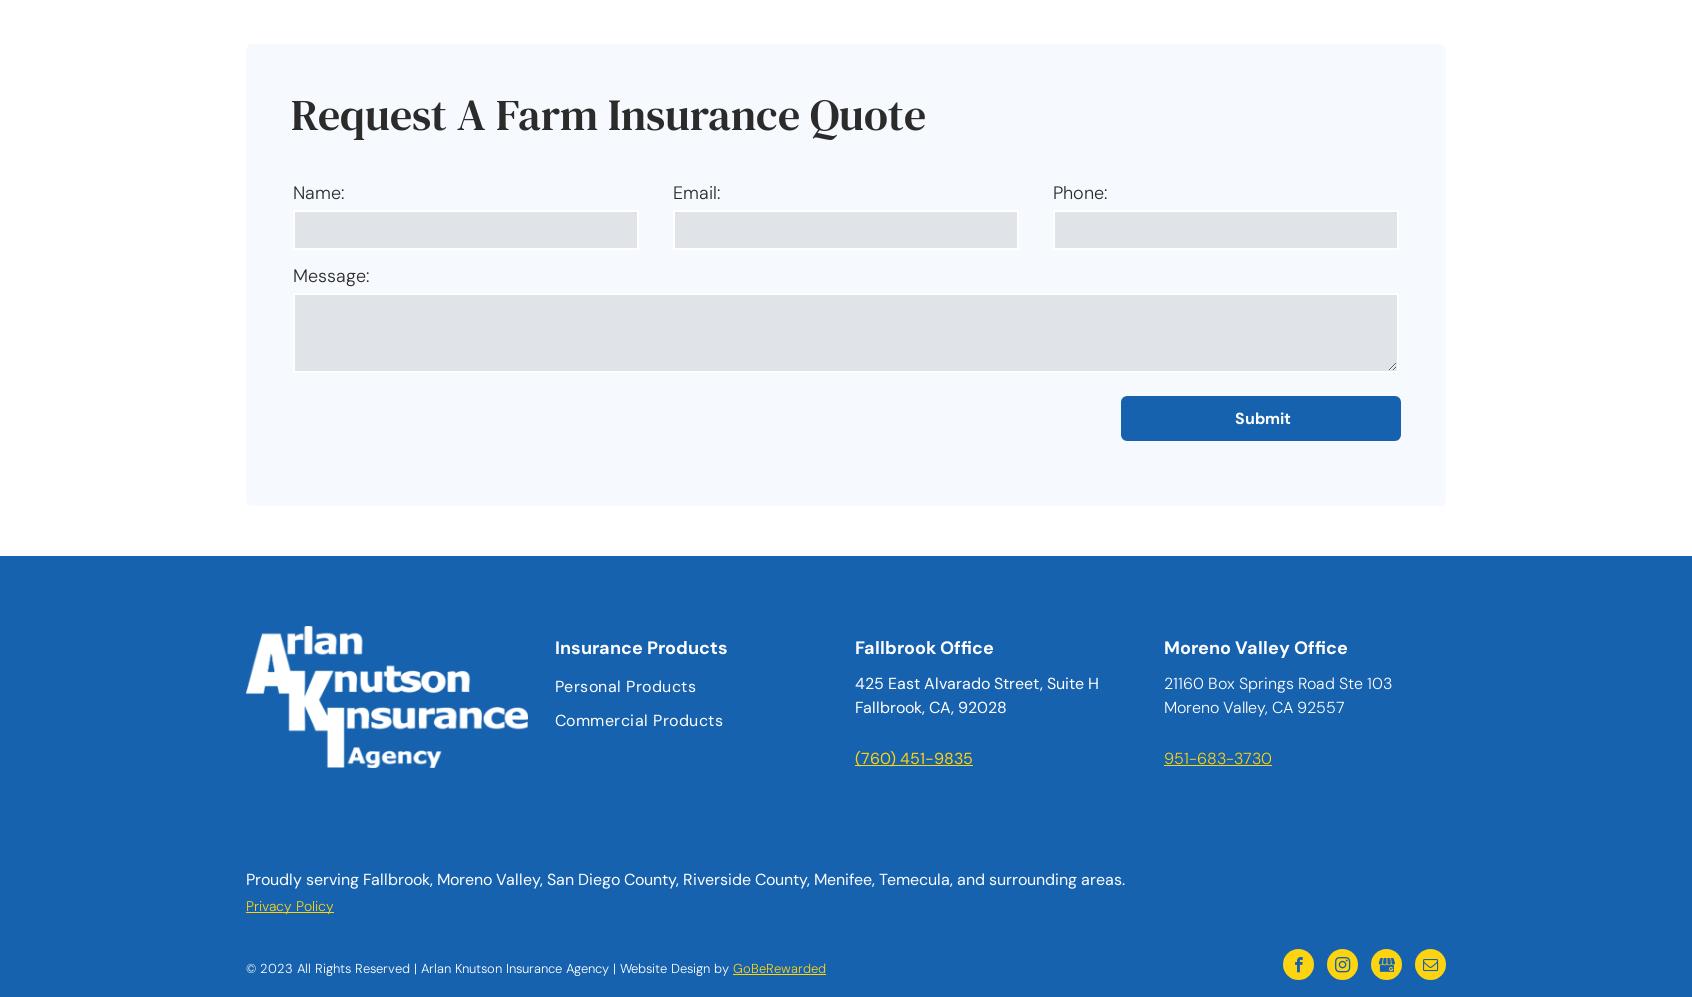 The image size is (1692, 997). What do you see at coordinates (779, 967) in the screenshot?
I see `'GoBeRewarded'` at bounding box center [779, 967].